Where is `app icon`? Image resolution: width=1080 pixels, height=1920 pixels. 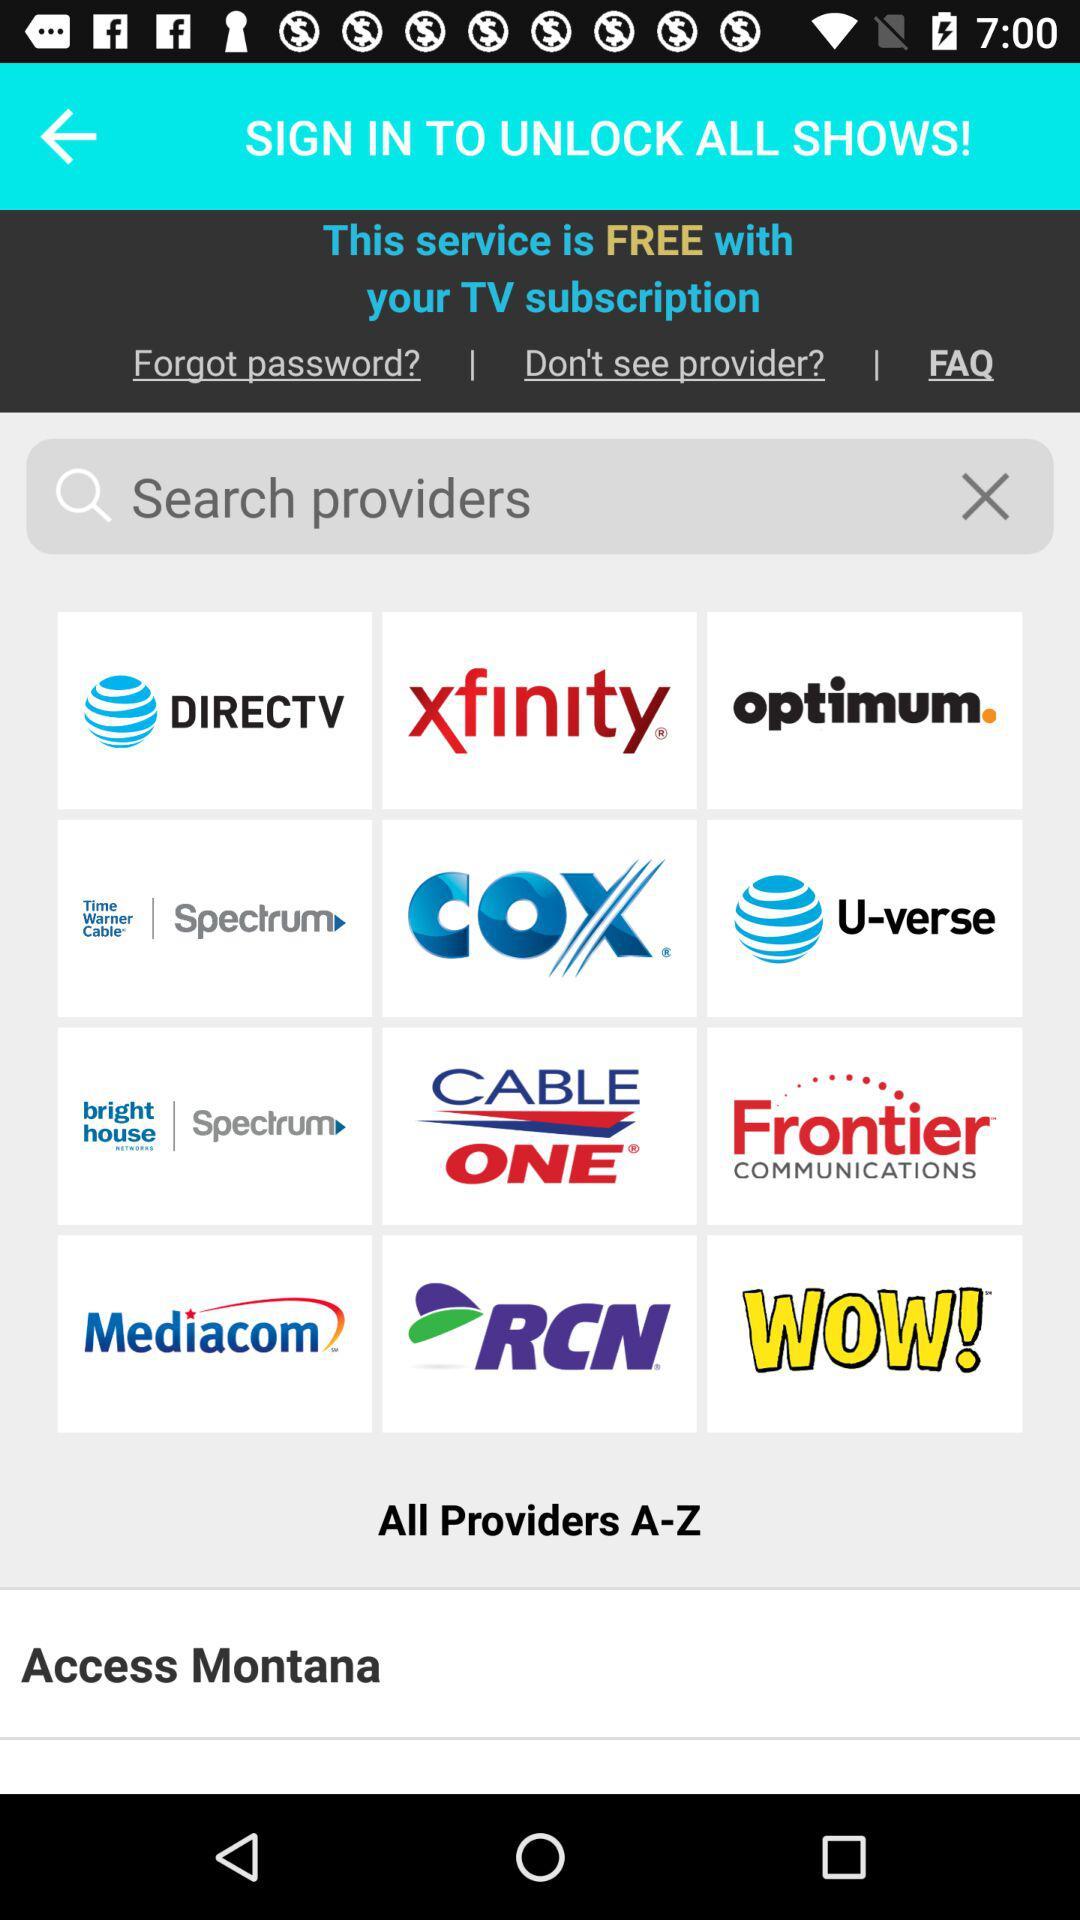 app icon is located at coordinates (863, 1333).